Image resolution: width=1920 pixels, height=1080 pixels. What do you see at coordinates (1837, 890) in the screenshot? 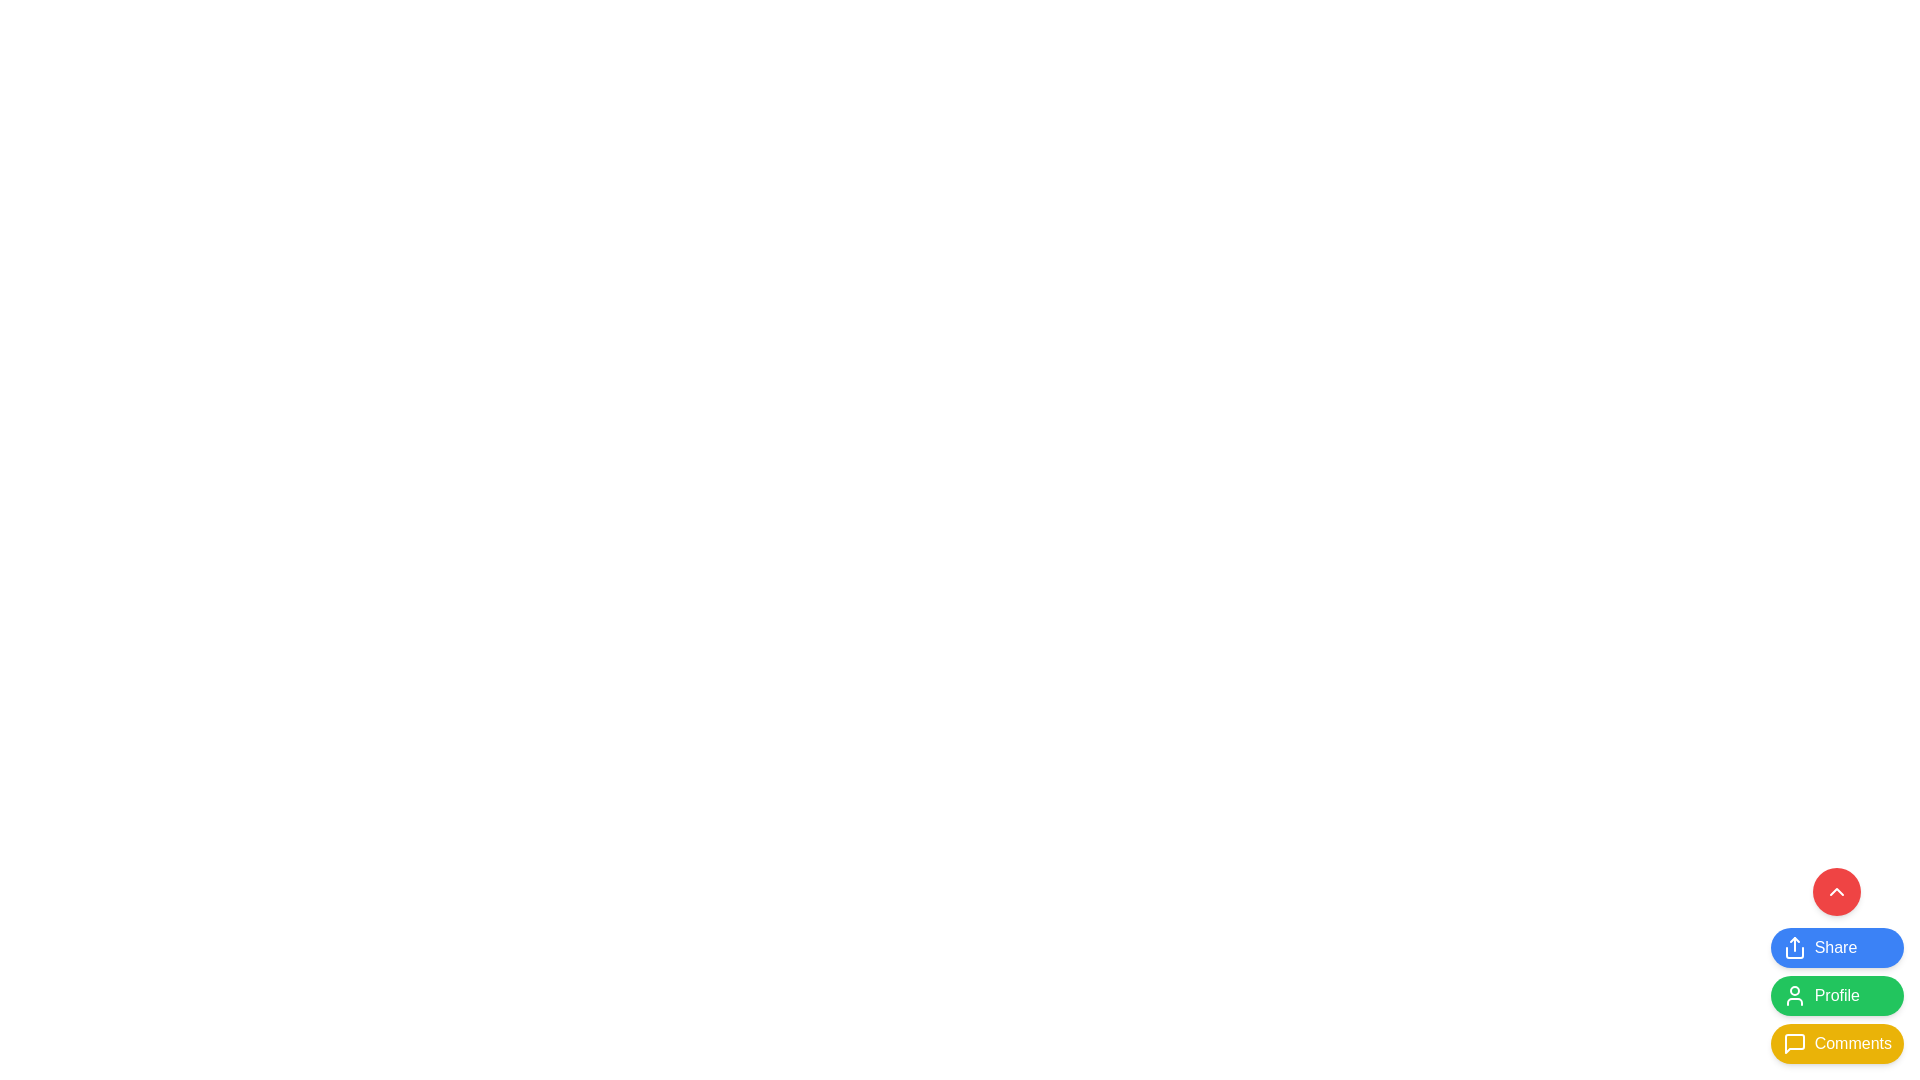
I see `the upward chevron button located at the top of the stack of buttons in the bottom-right corner, above the blue 'Share' button` at bounding box center [1837, 890].